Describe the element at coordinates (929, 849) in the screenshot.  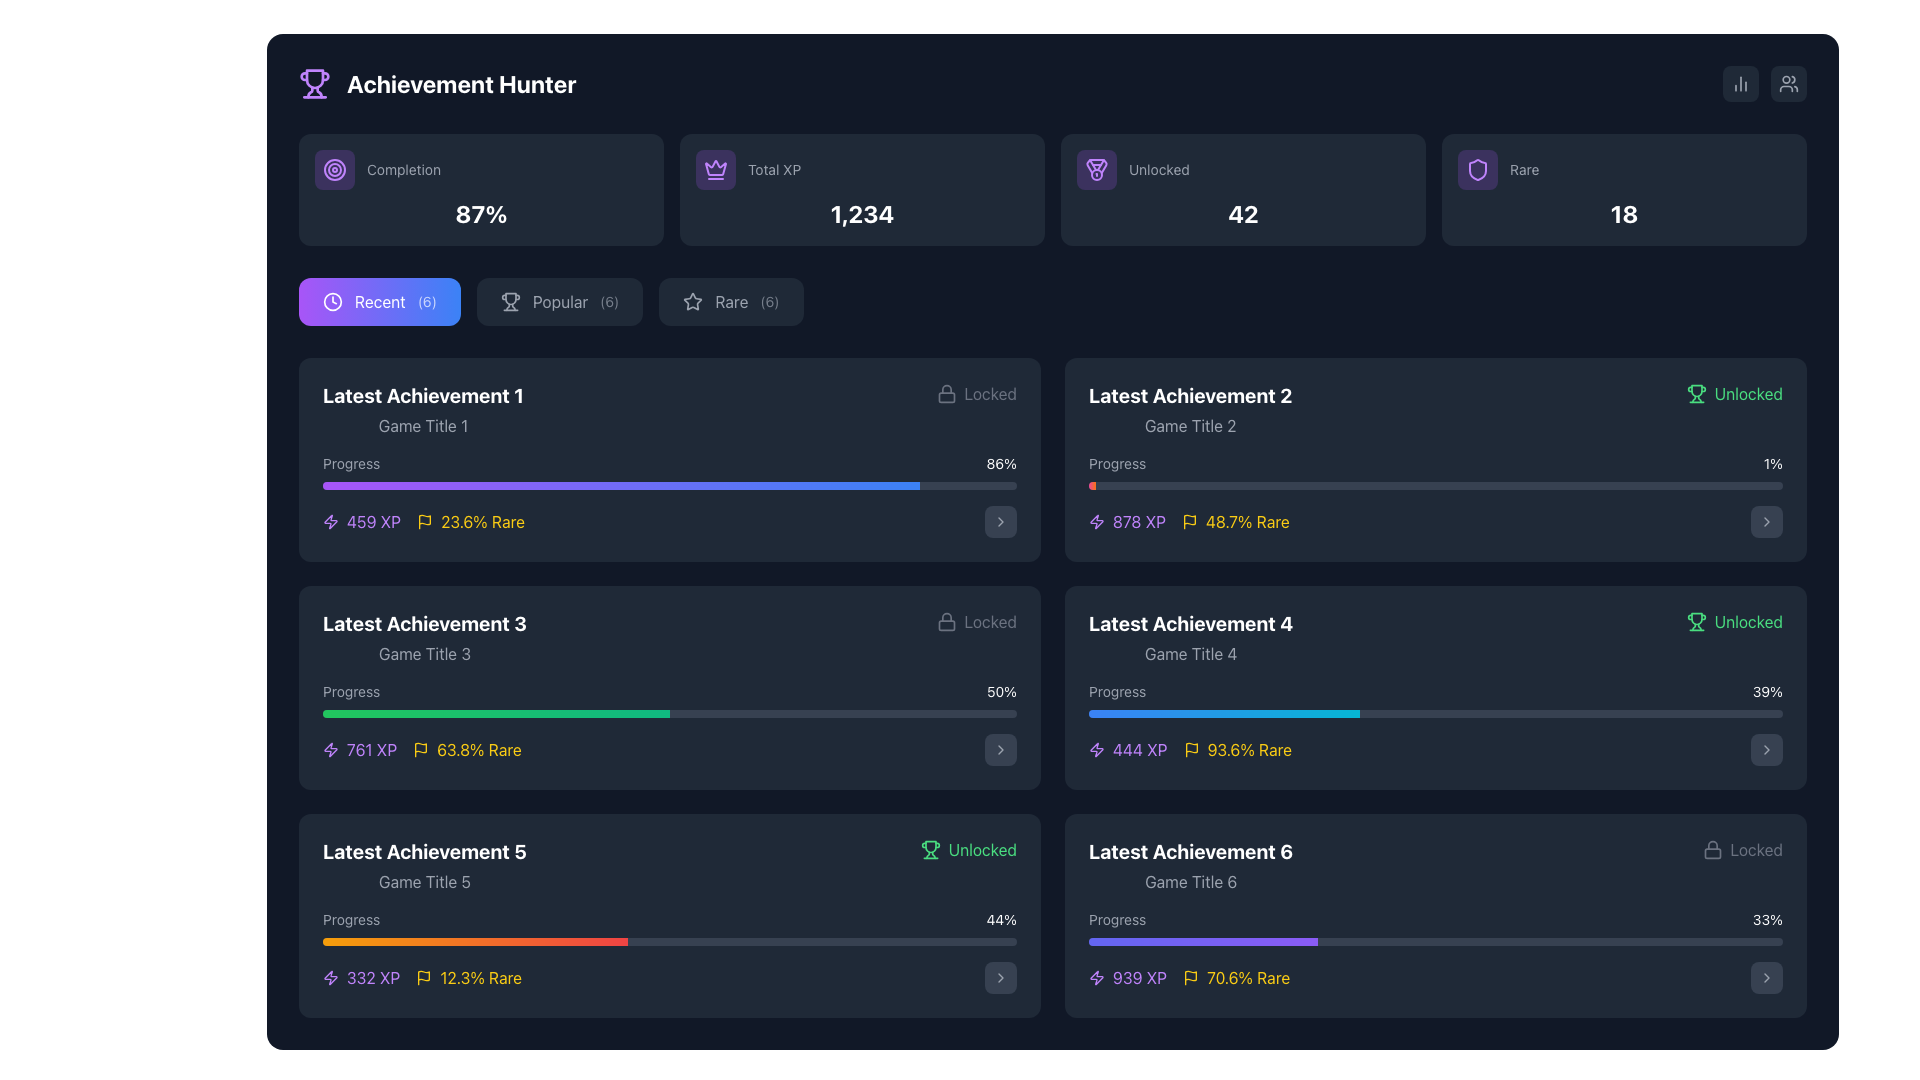
I see `the trophy icon in the 'Latest Achievement 4' section, which is styled in green and is positioned to the left of the green text 'Unlocked'` at that location.